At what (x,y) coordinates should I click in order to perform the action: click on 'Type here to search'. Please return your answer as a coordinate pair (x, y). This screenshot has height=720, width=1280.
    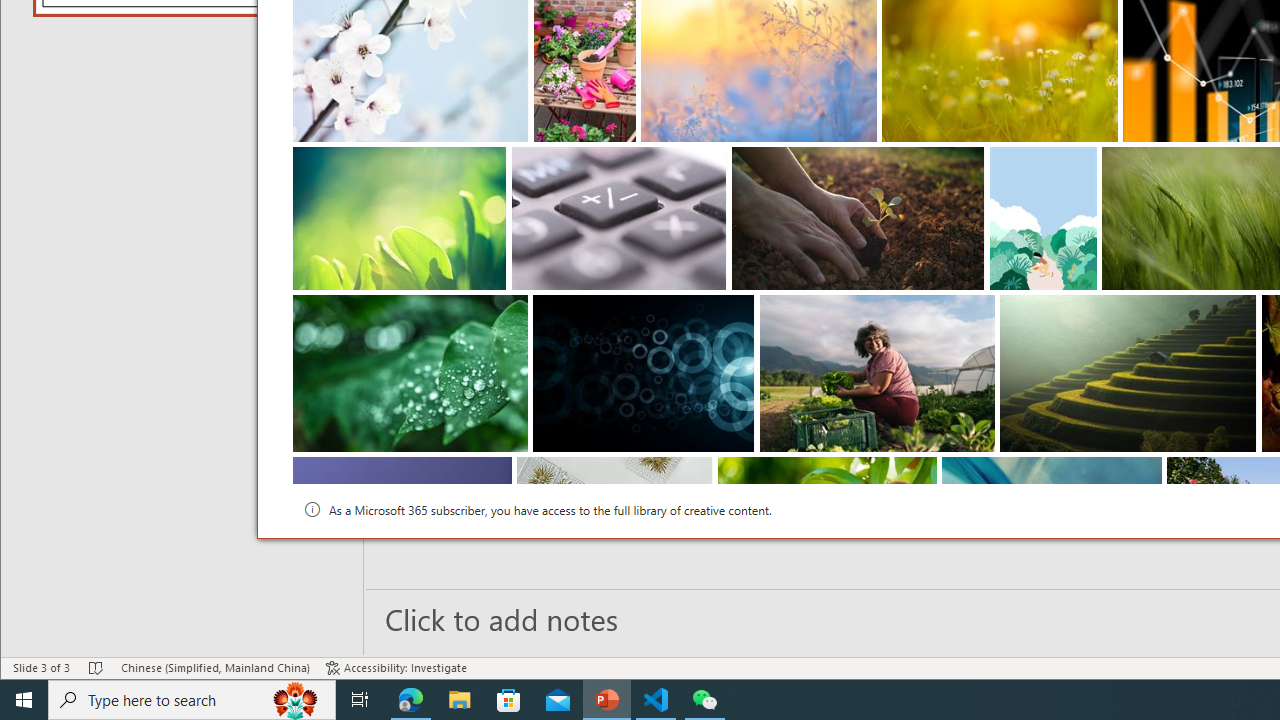
    Looking at the image, I should click on (192, 698).